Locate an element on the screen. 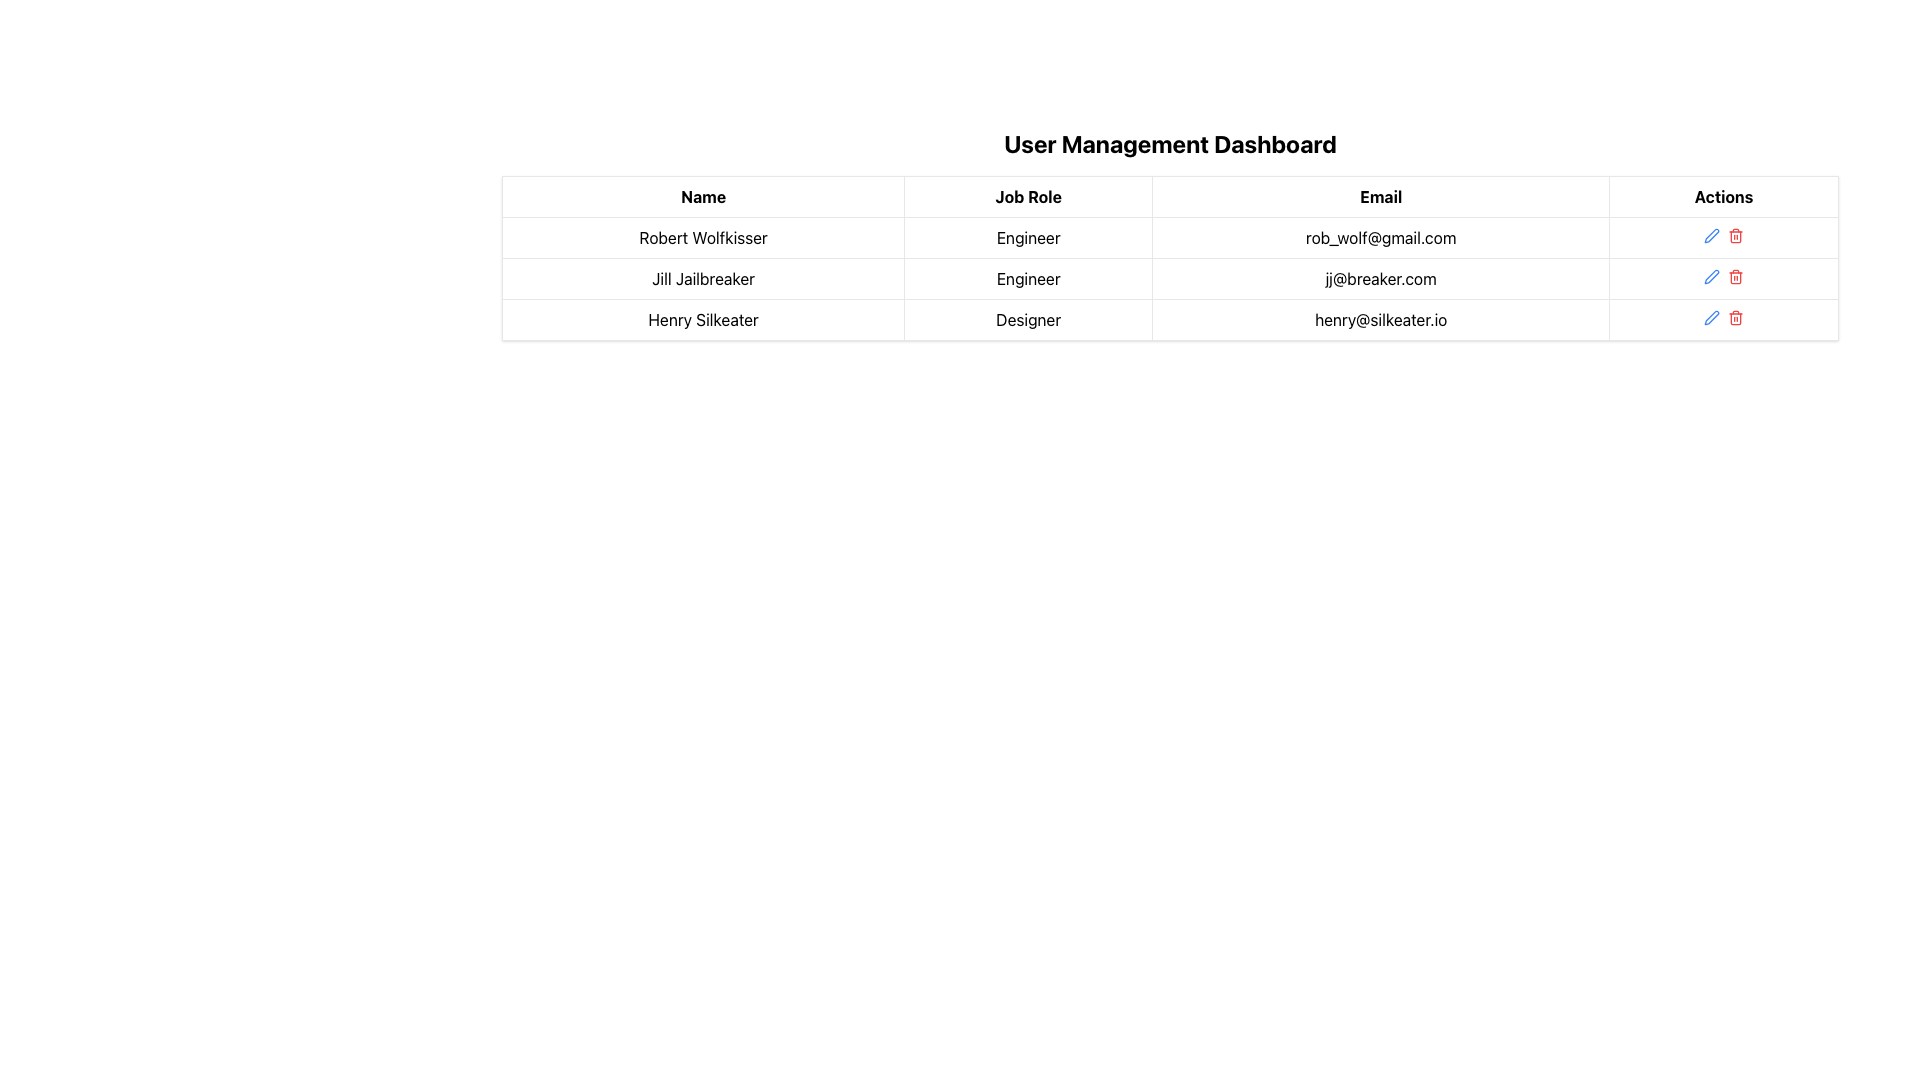  the small pen icon with a blue outline in the 'Actions' column for the user 'Jill Jailbreaker' is located at coordinates (1711, 277).